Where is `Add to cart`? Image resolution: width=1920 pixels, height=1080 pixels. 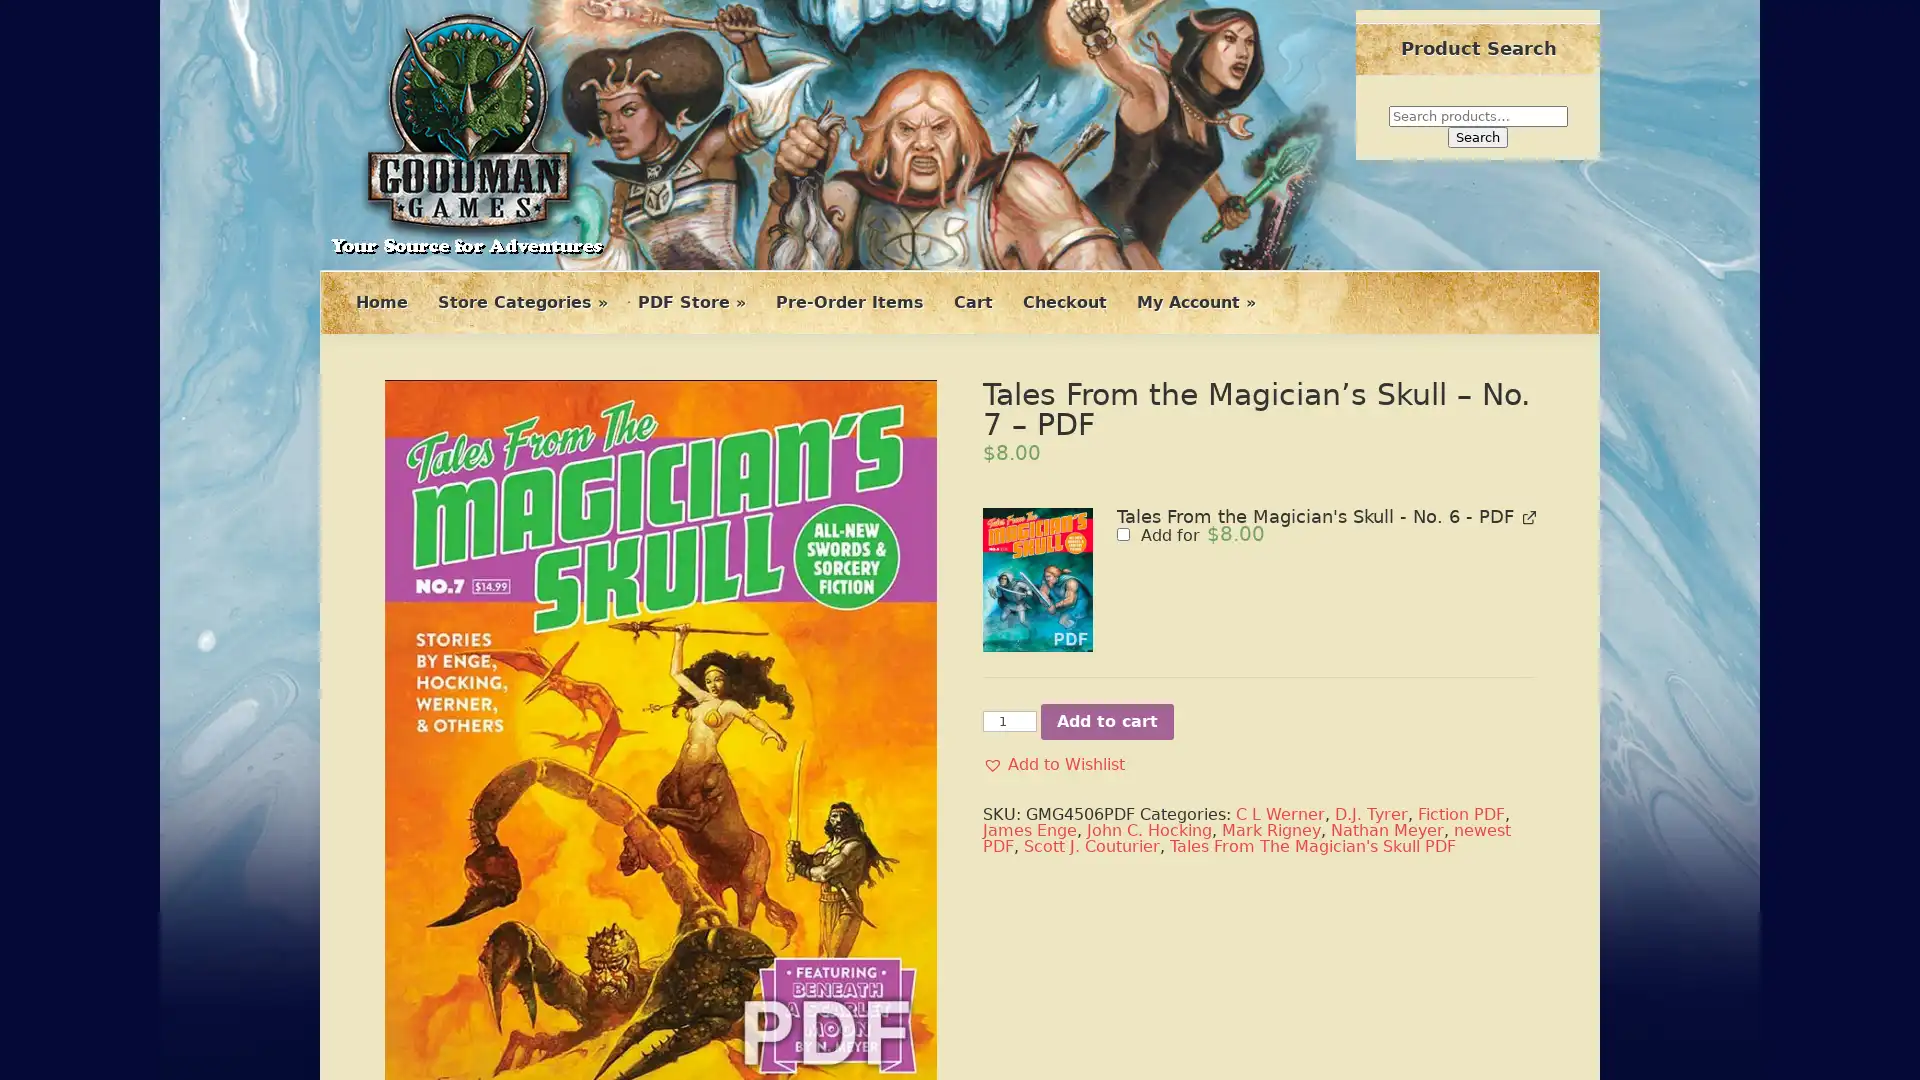 Add to cart is located at coordinates (1106, 721).